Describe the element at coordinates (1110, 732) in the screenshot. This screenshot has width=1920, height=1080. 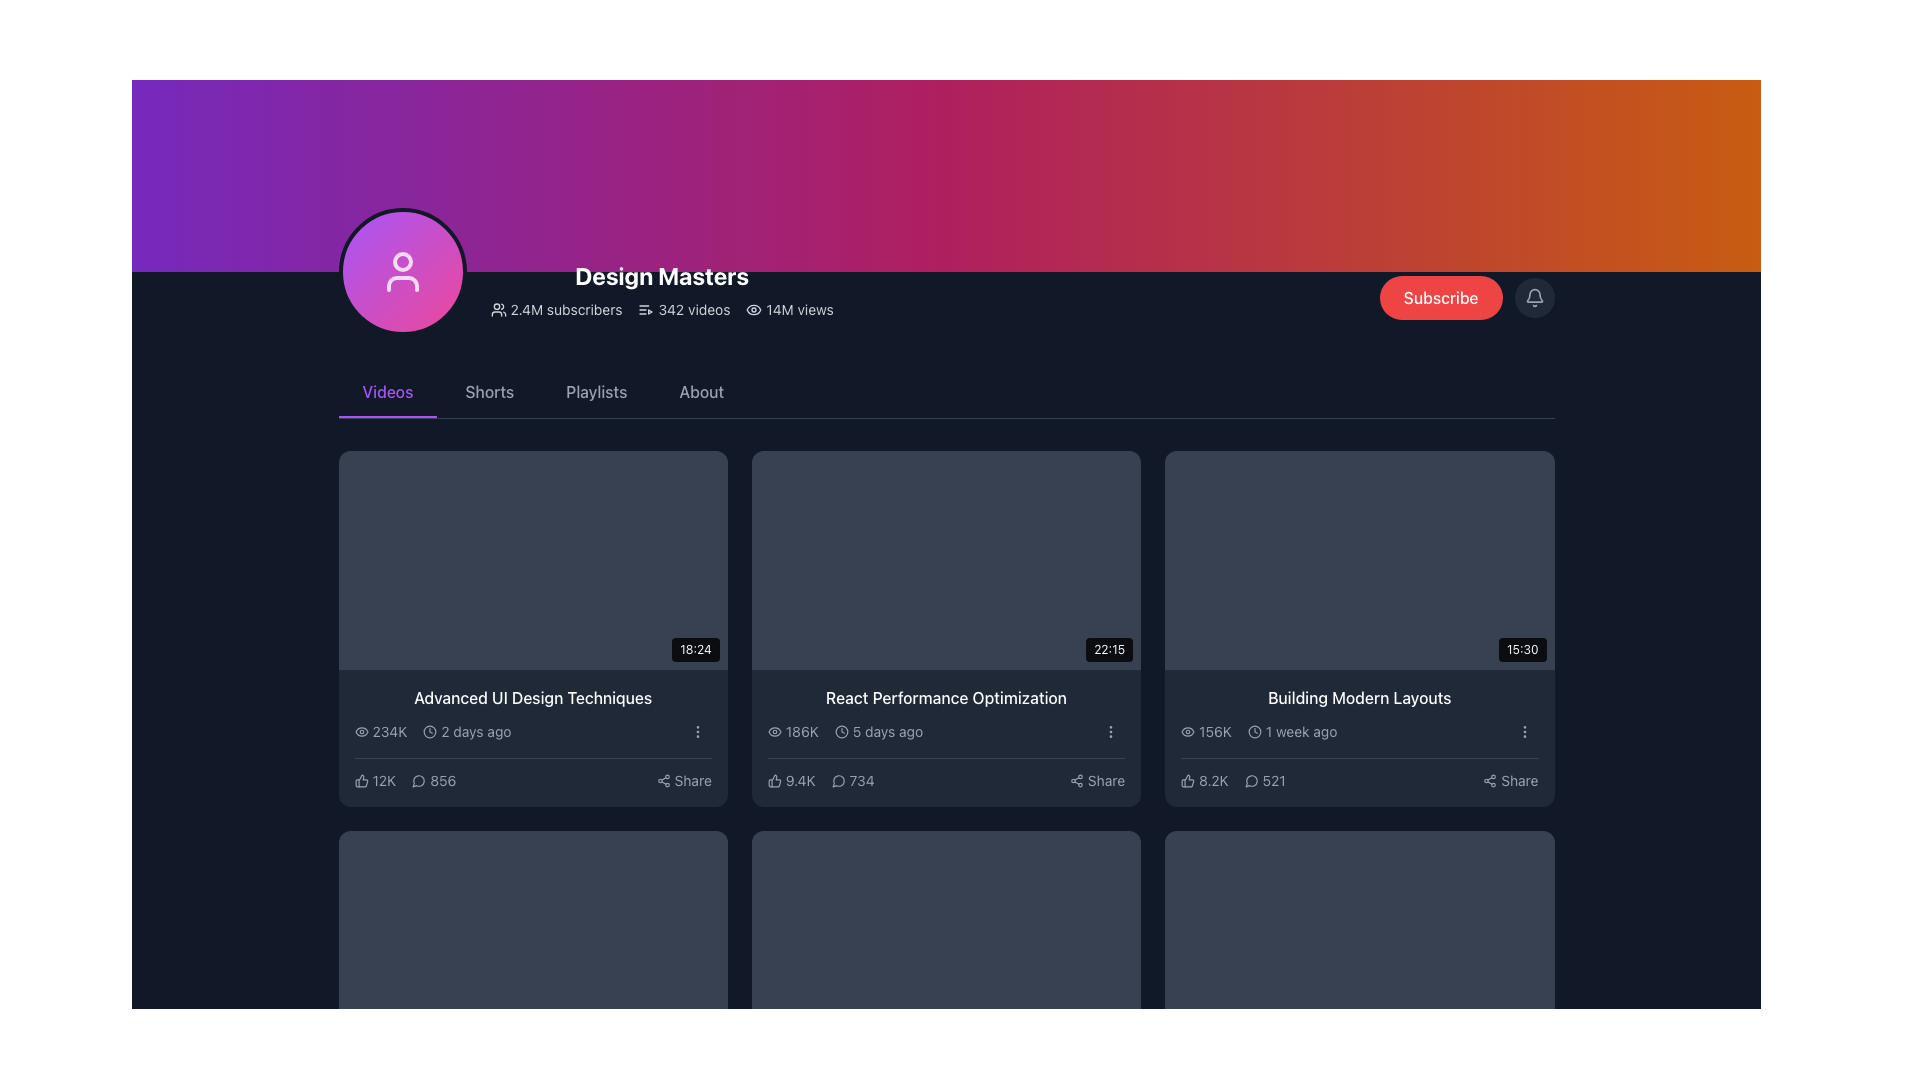
I see `the vertical ellipsis menu icon (three-dot icon) located at the bottom right section of the card for the video titled 'React Performance Optimization'` at that location.